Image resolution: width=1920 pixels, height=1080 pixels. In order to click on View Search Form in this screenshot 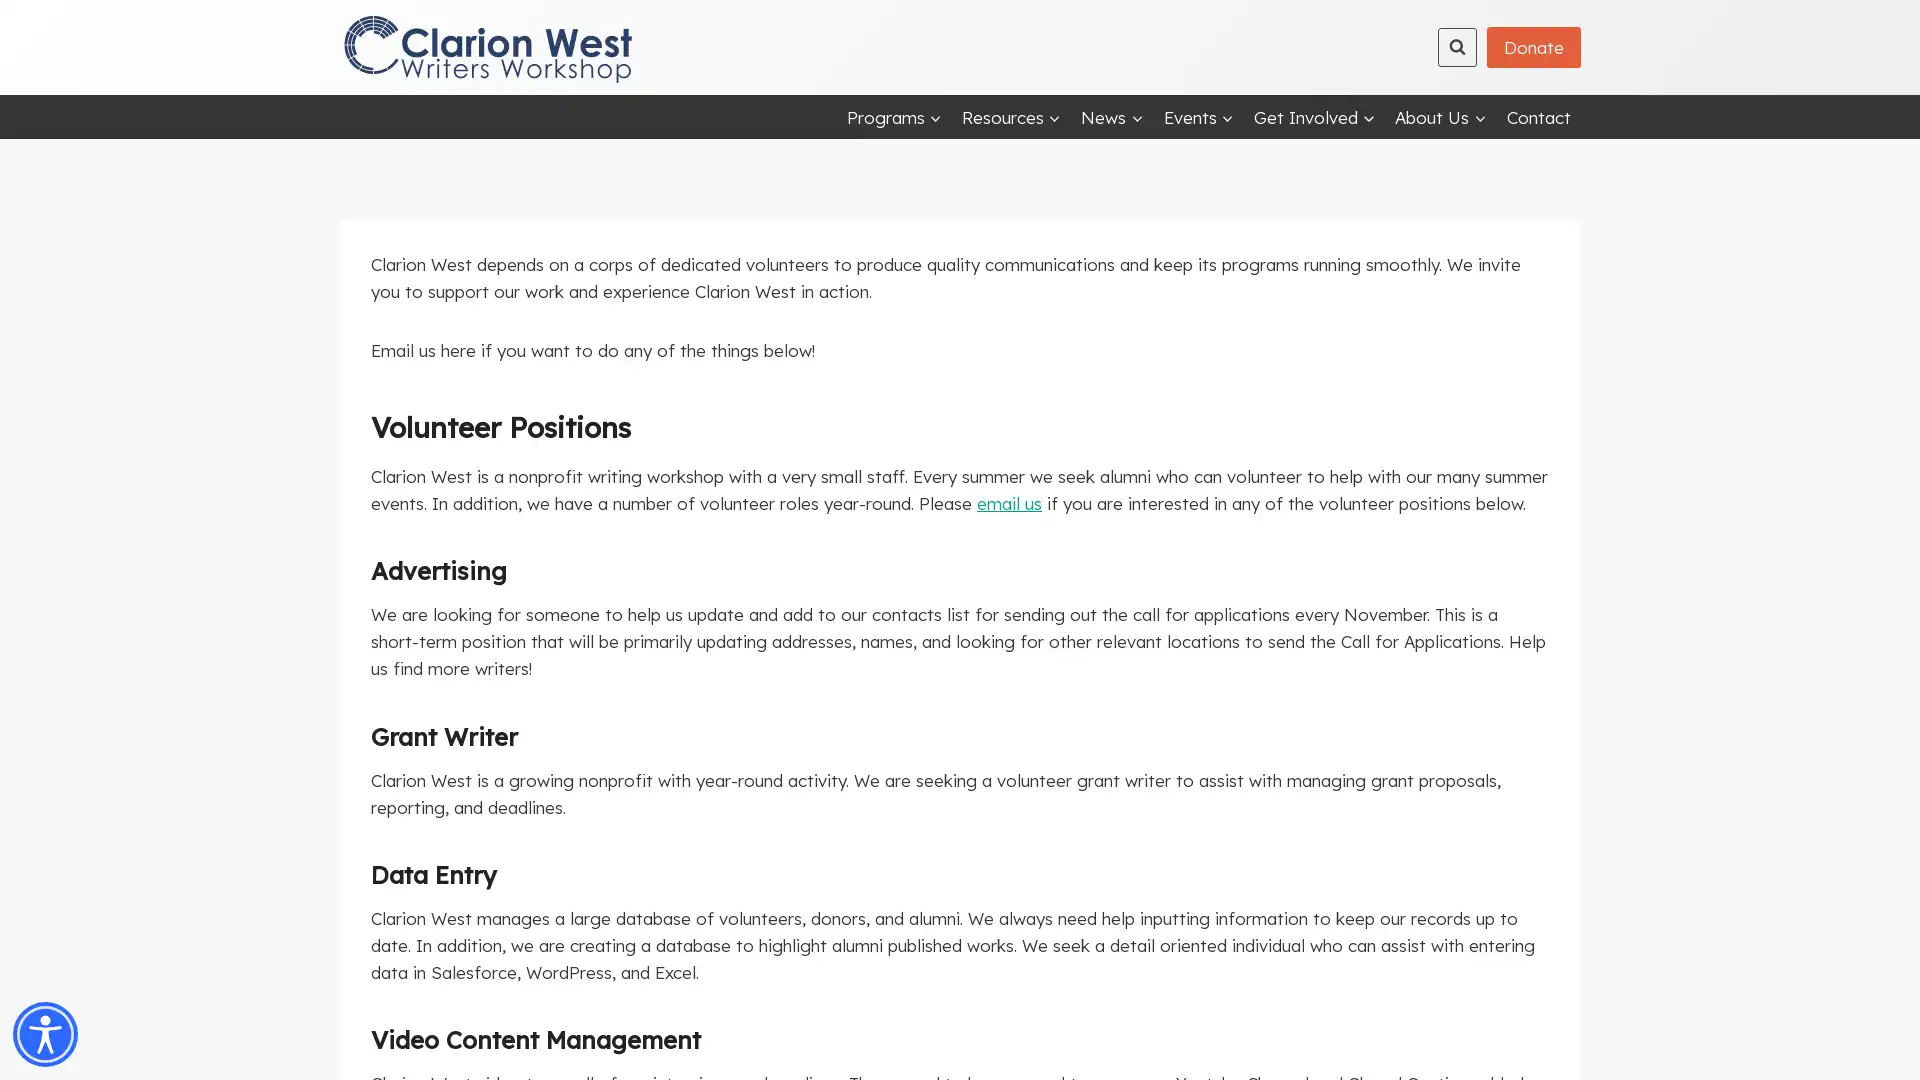, I will do `click(1457, 45)`.